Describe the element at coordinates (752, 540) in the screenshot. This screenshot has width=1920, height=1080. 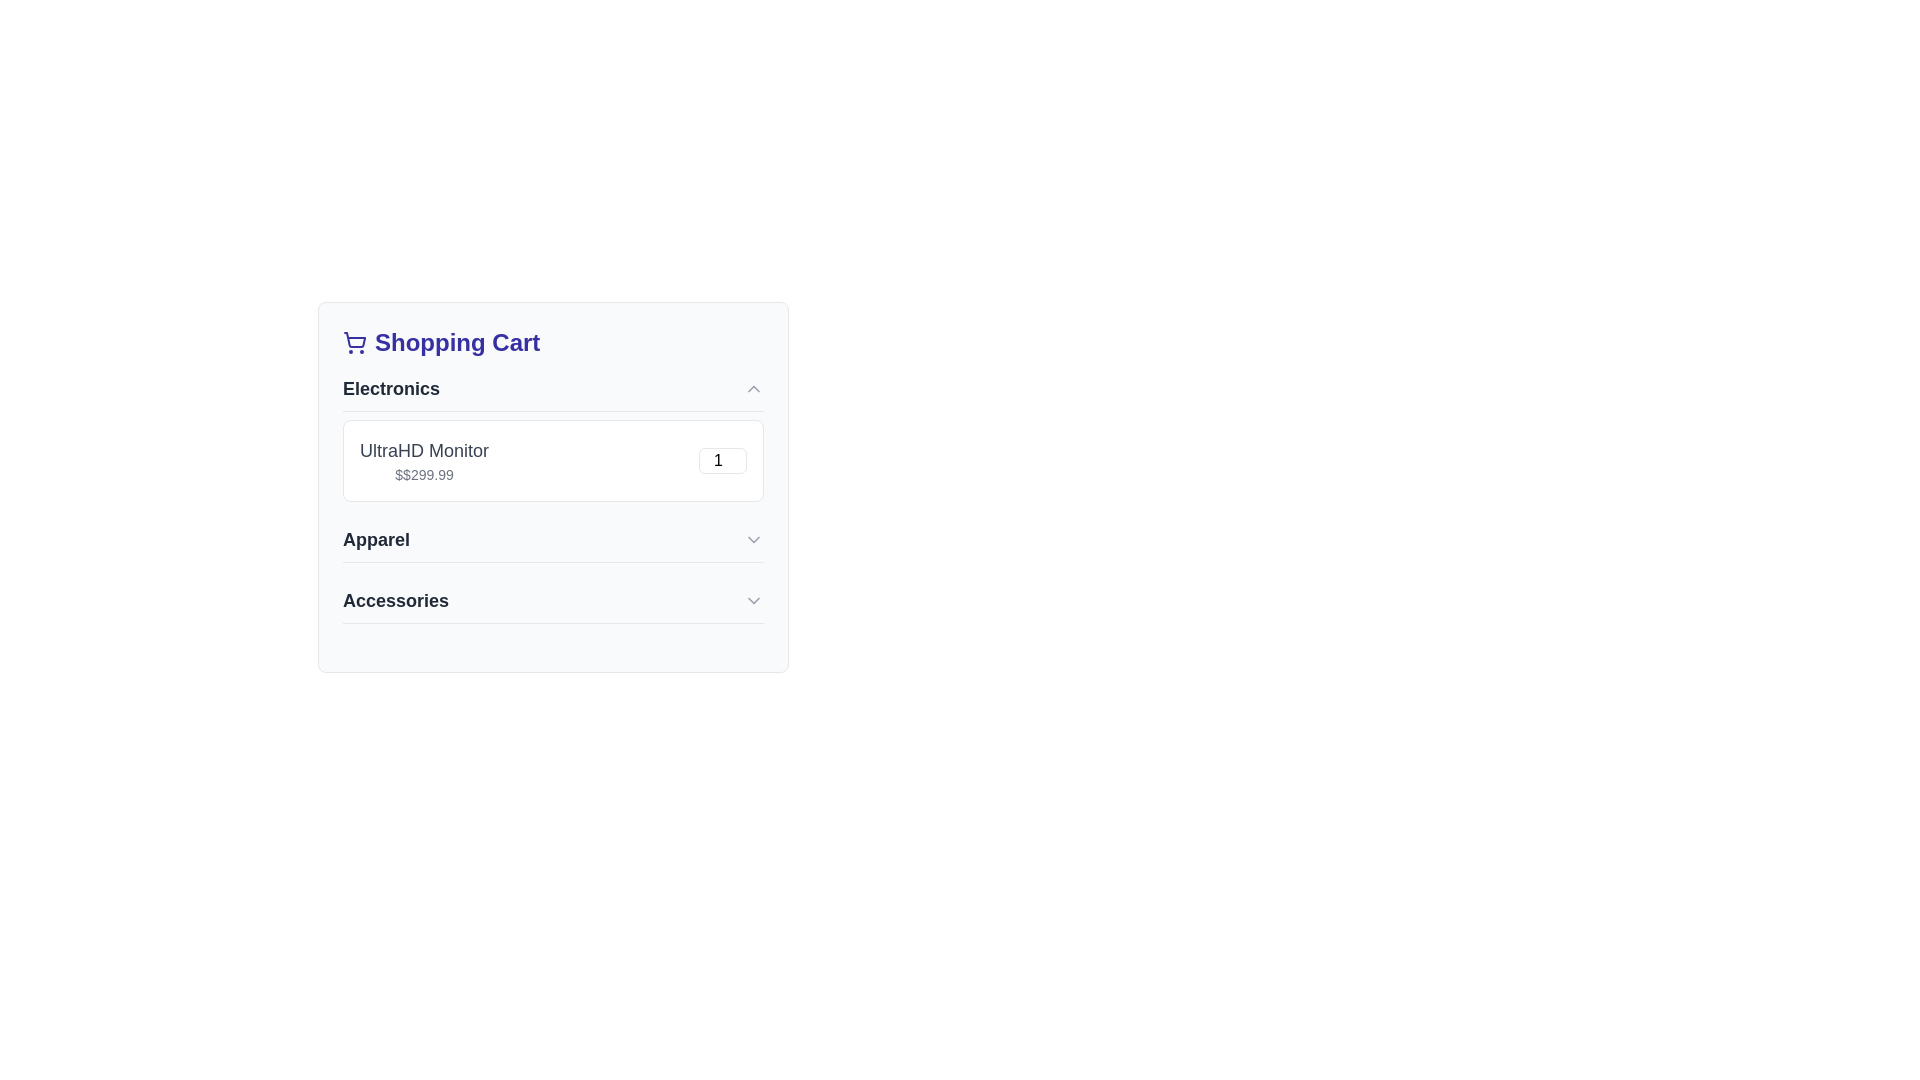
I see `the downward-facing Chevron (dropdown toggle) icon located to the far right in the row containing the text 'Apparel'` at that location.